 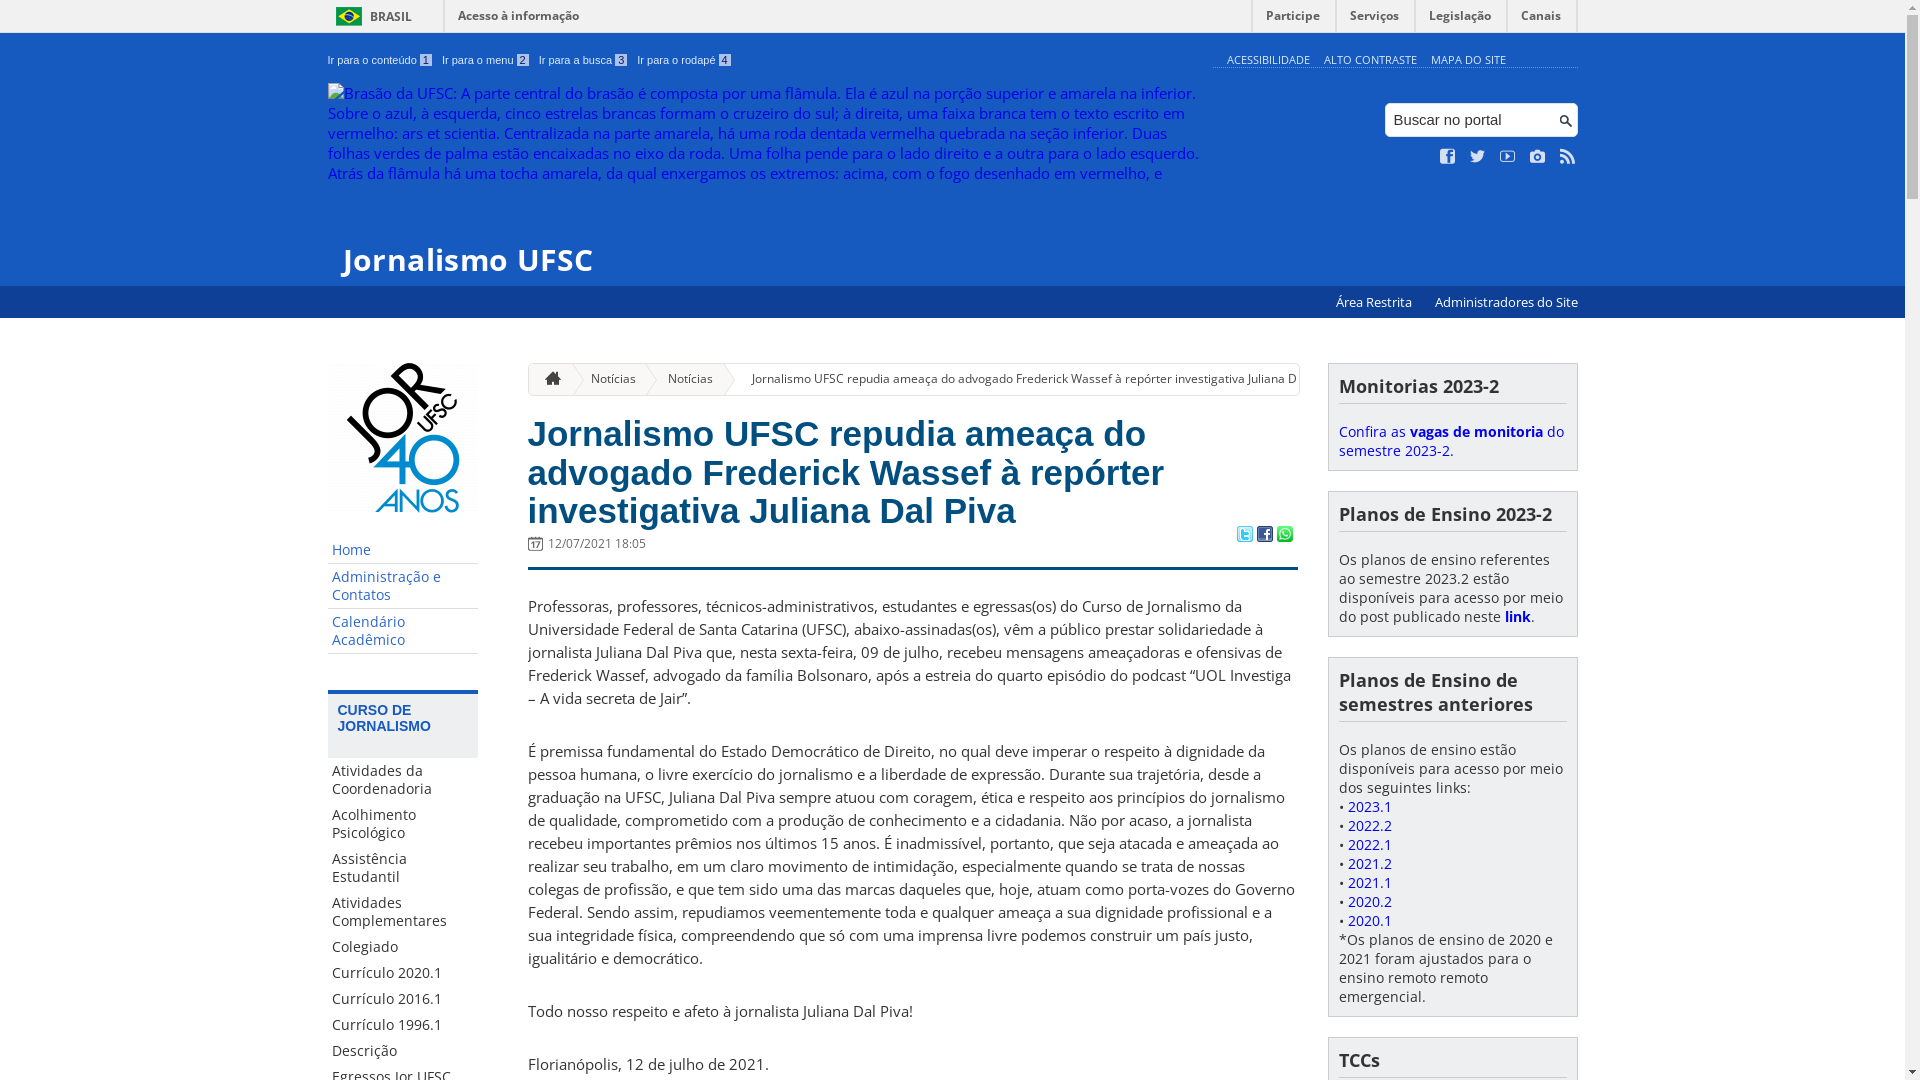 I want to click on 'Participe', so click(x=1292, y=20).